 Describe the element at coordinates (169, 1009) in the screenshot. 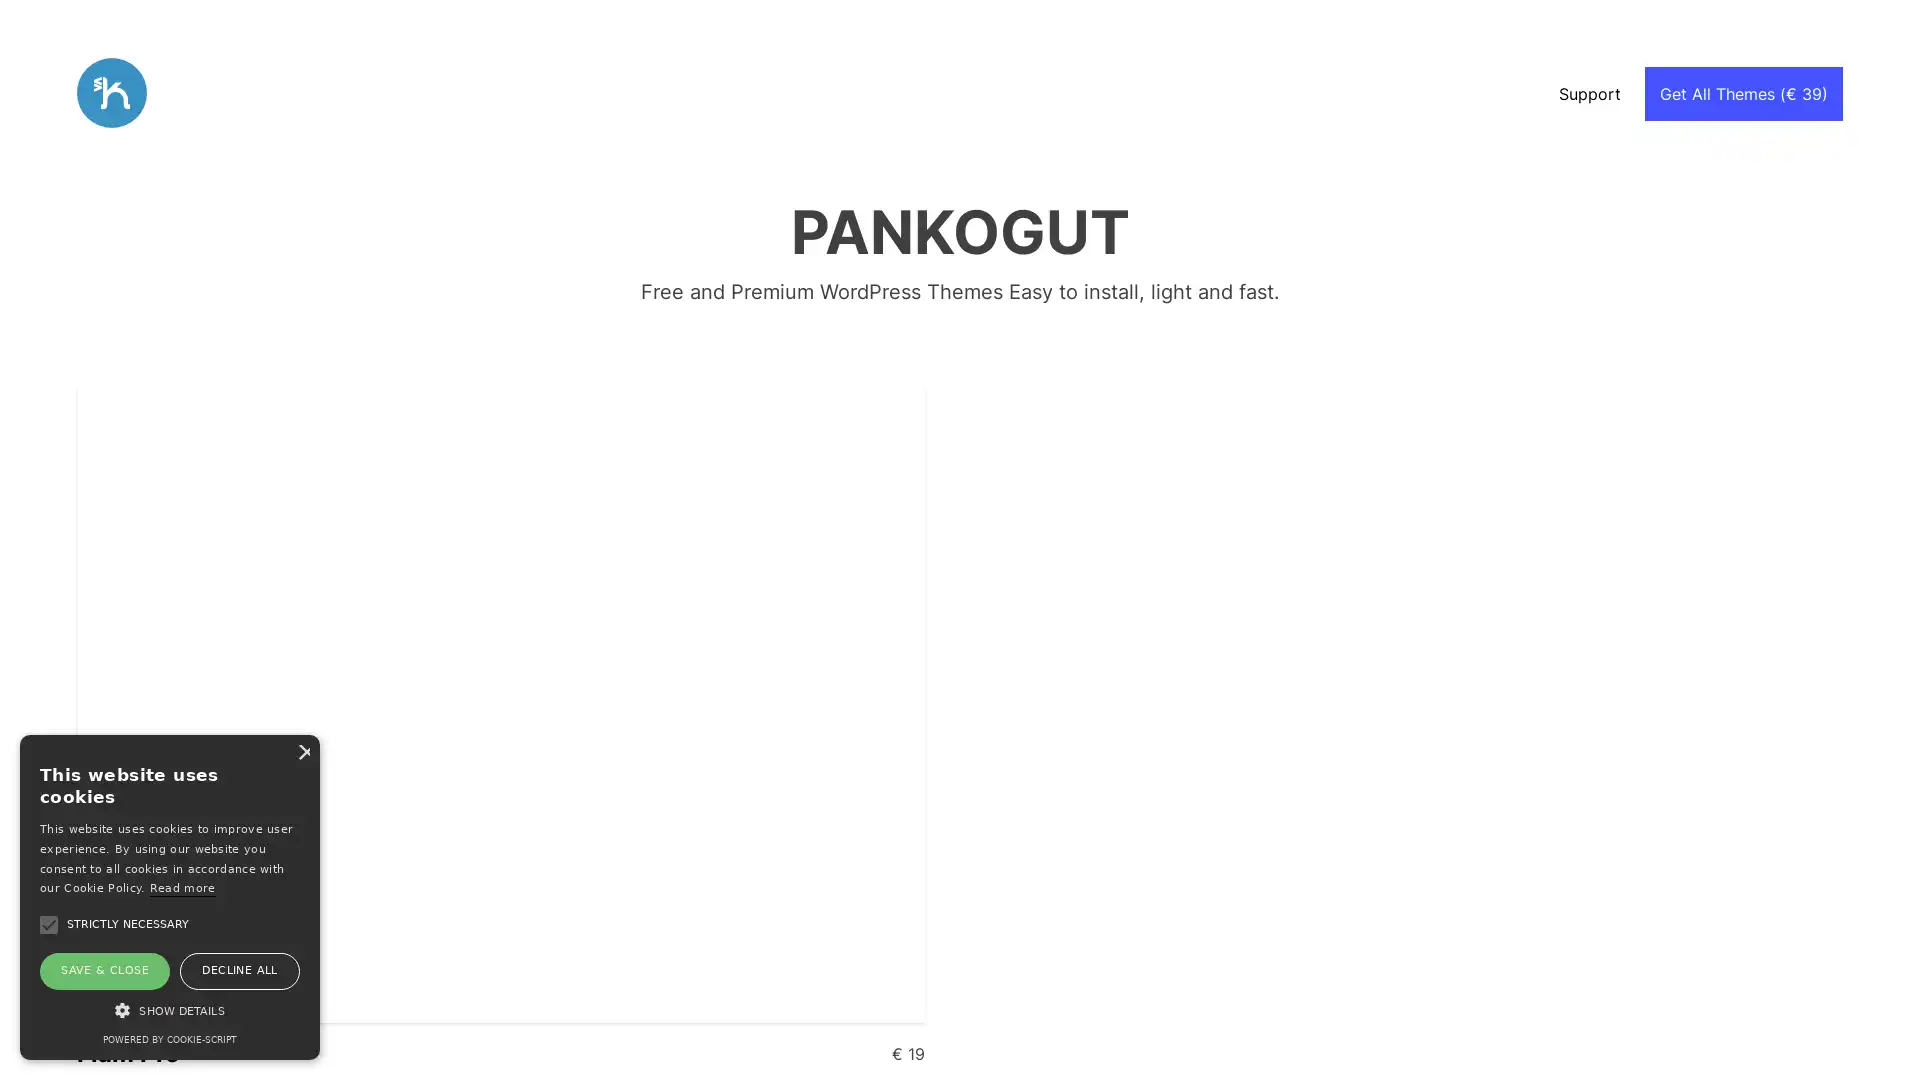

I see `SHOW DETAILS` at that location.